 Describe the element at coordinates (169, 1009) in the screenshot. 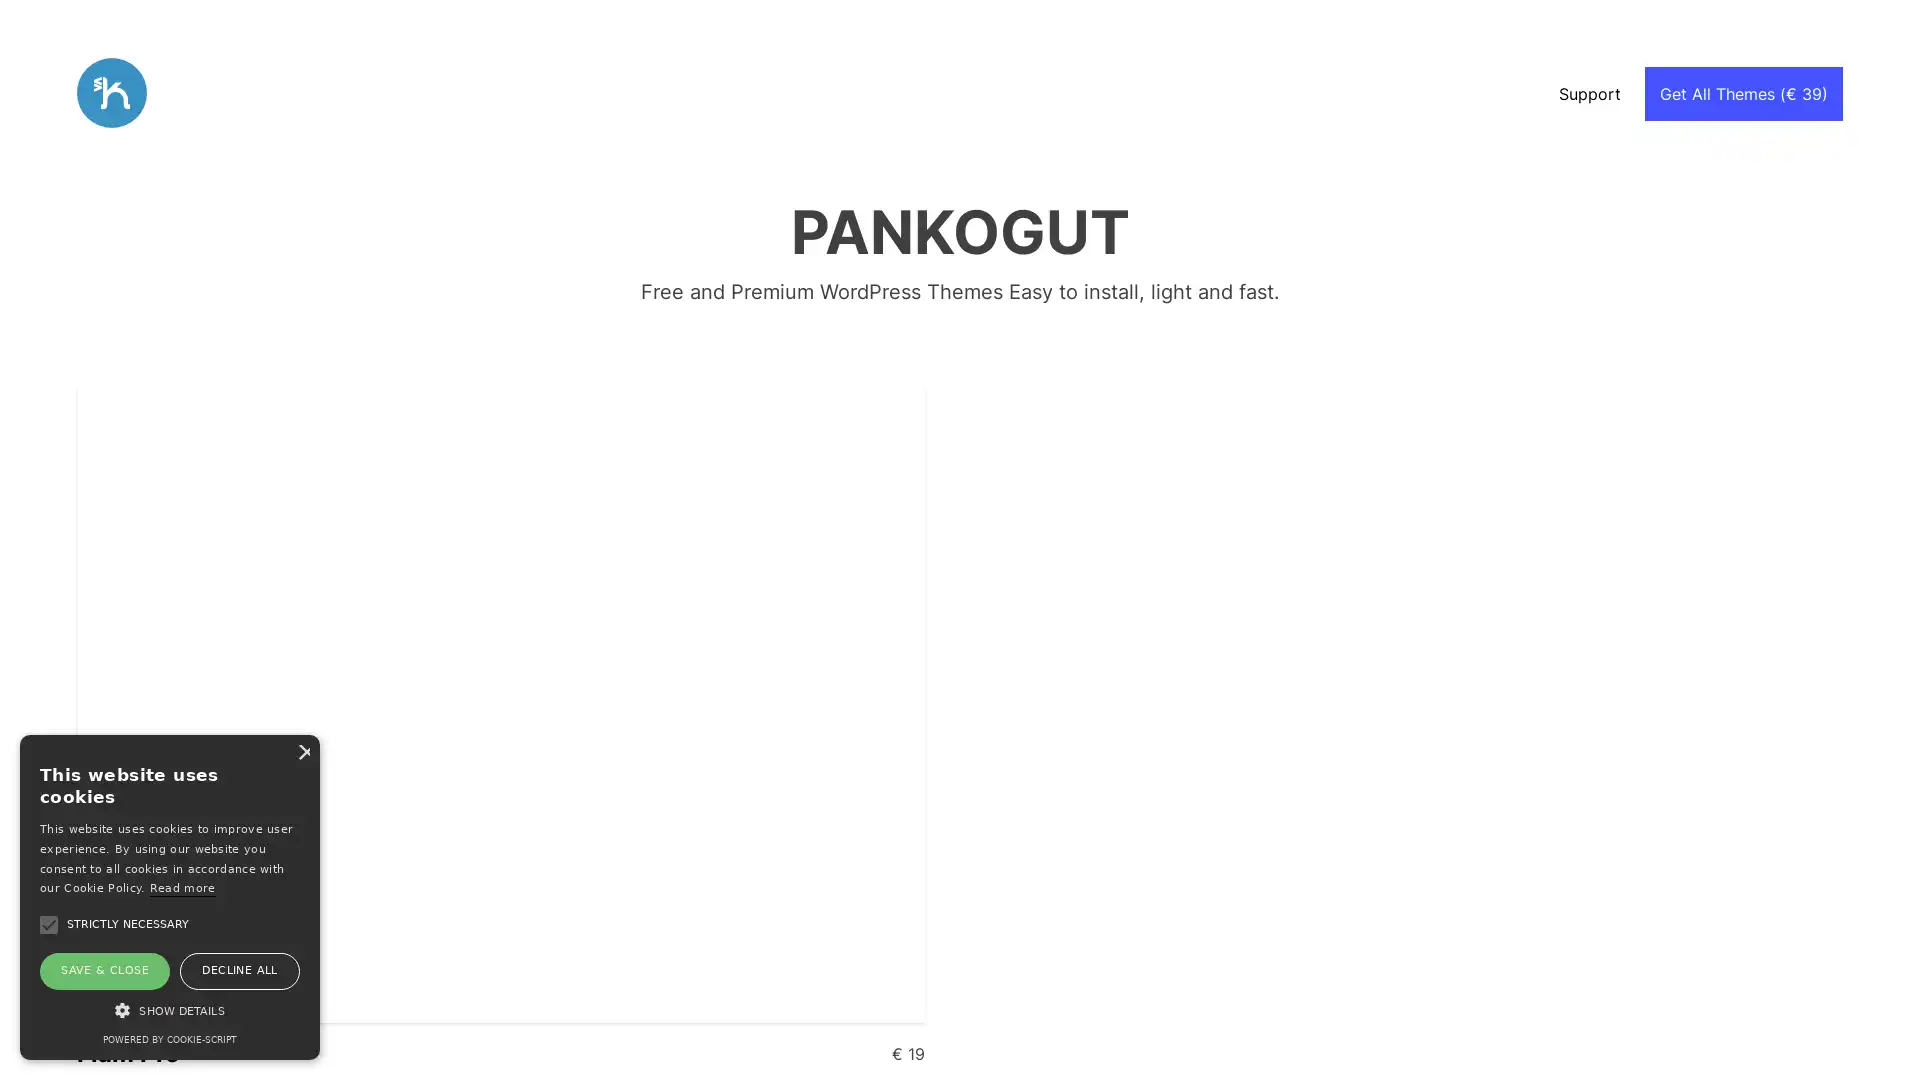

I see `SHOW DETAILS` at that location.